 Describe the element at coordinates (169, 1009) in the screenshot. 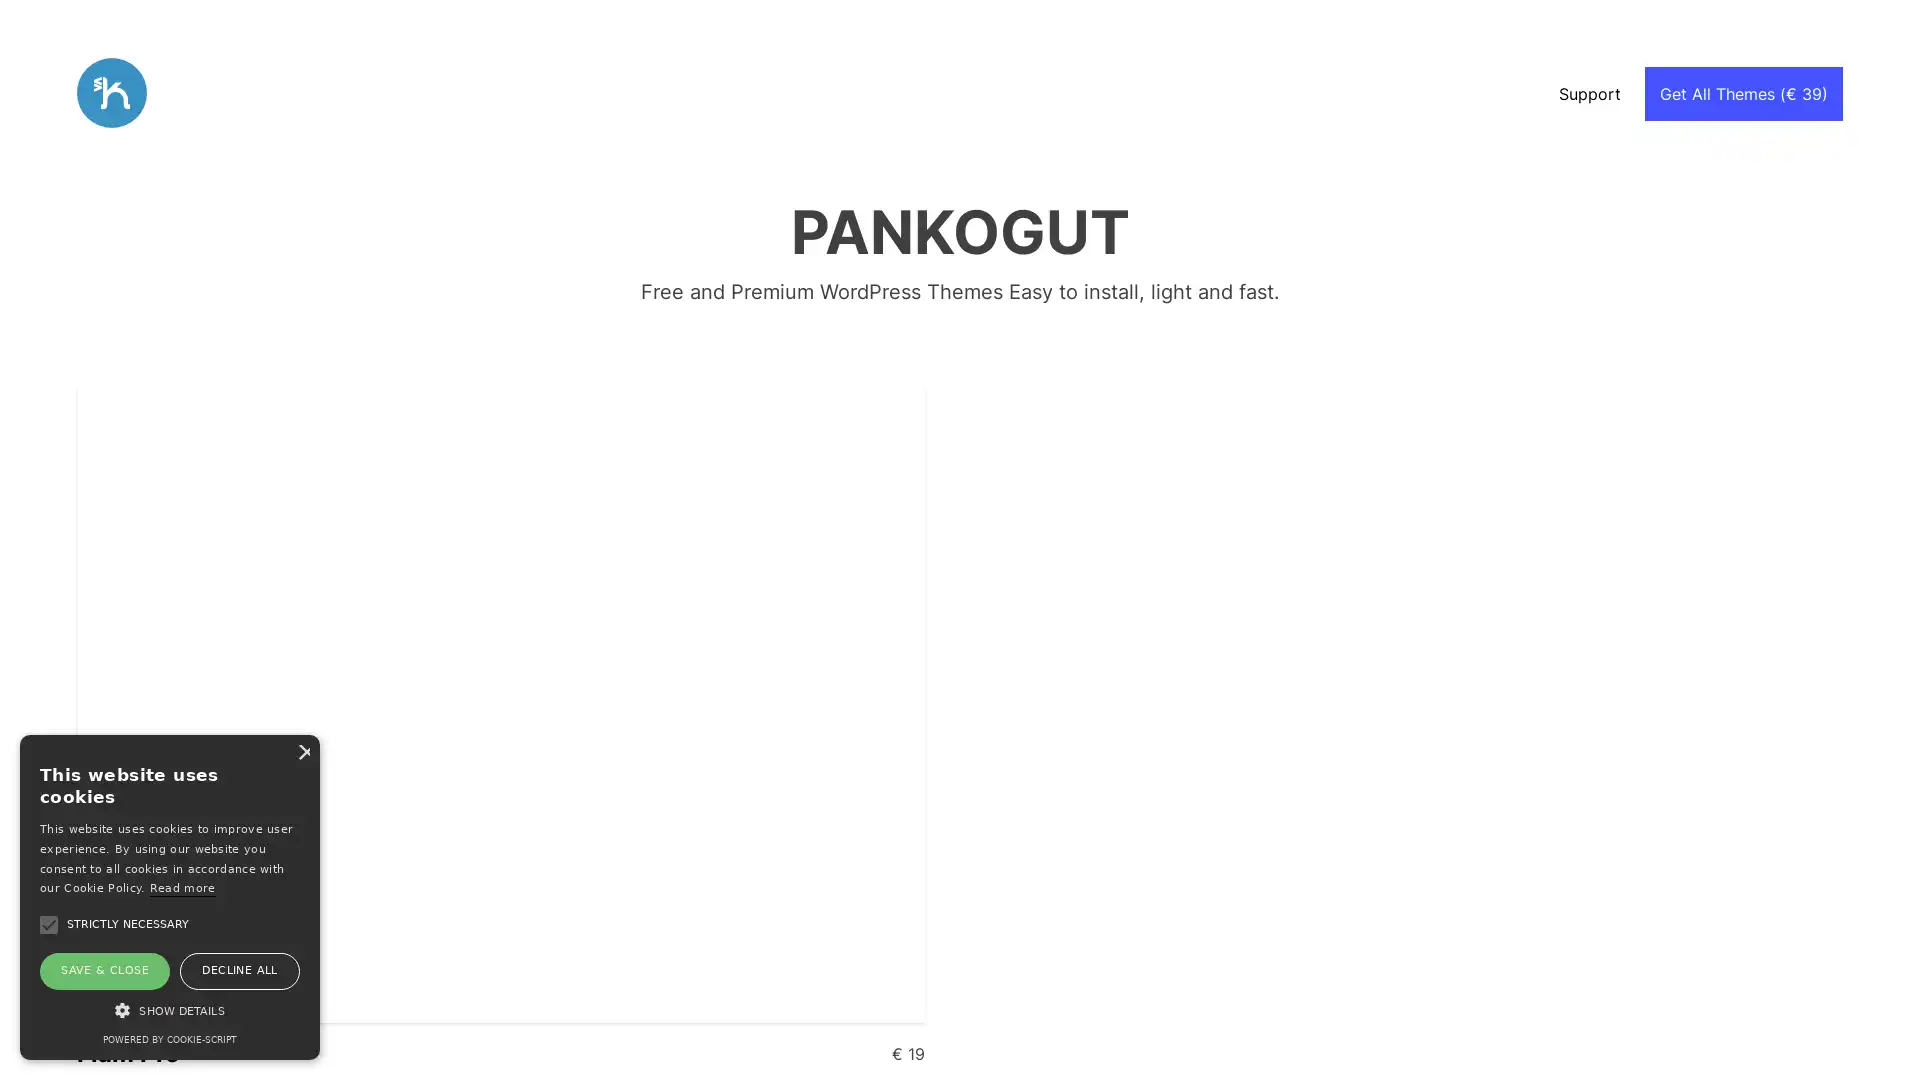

I see `SHOW DETAILS` at that location.